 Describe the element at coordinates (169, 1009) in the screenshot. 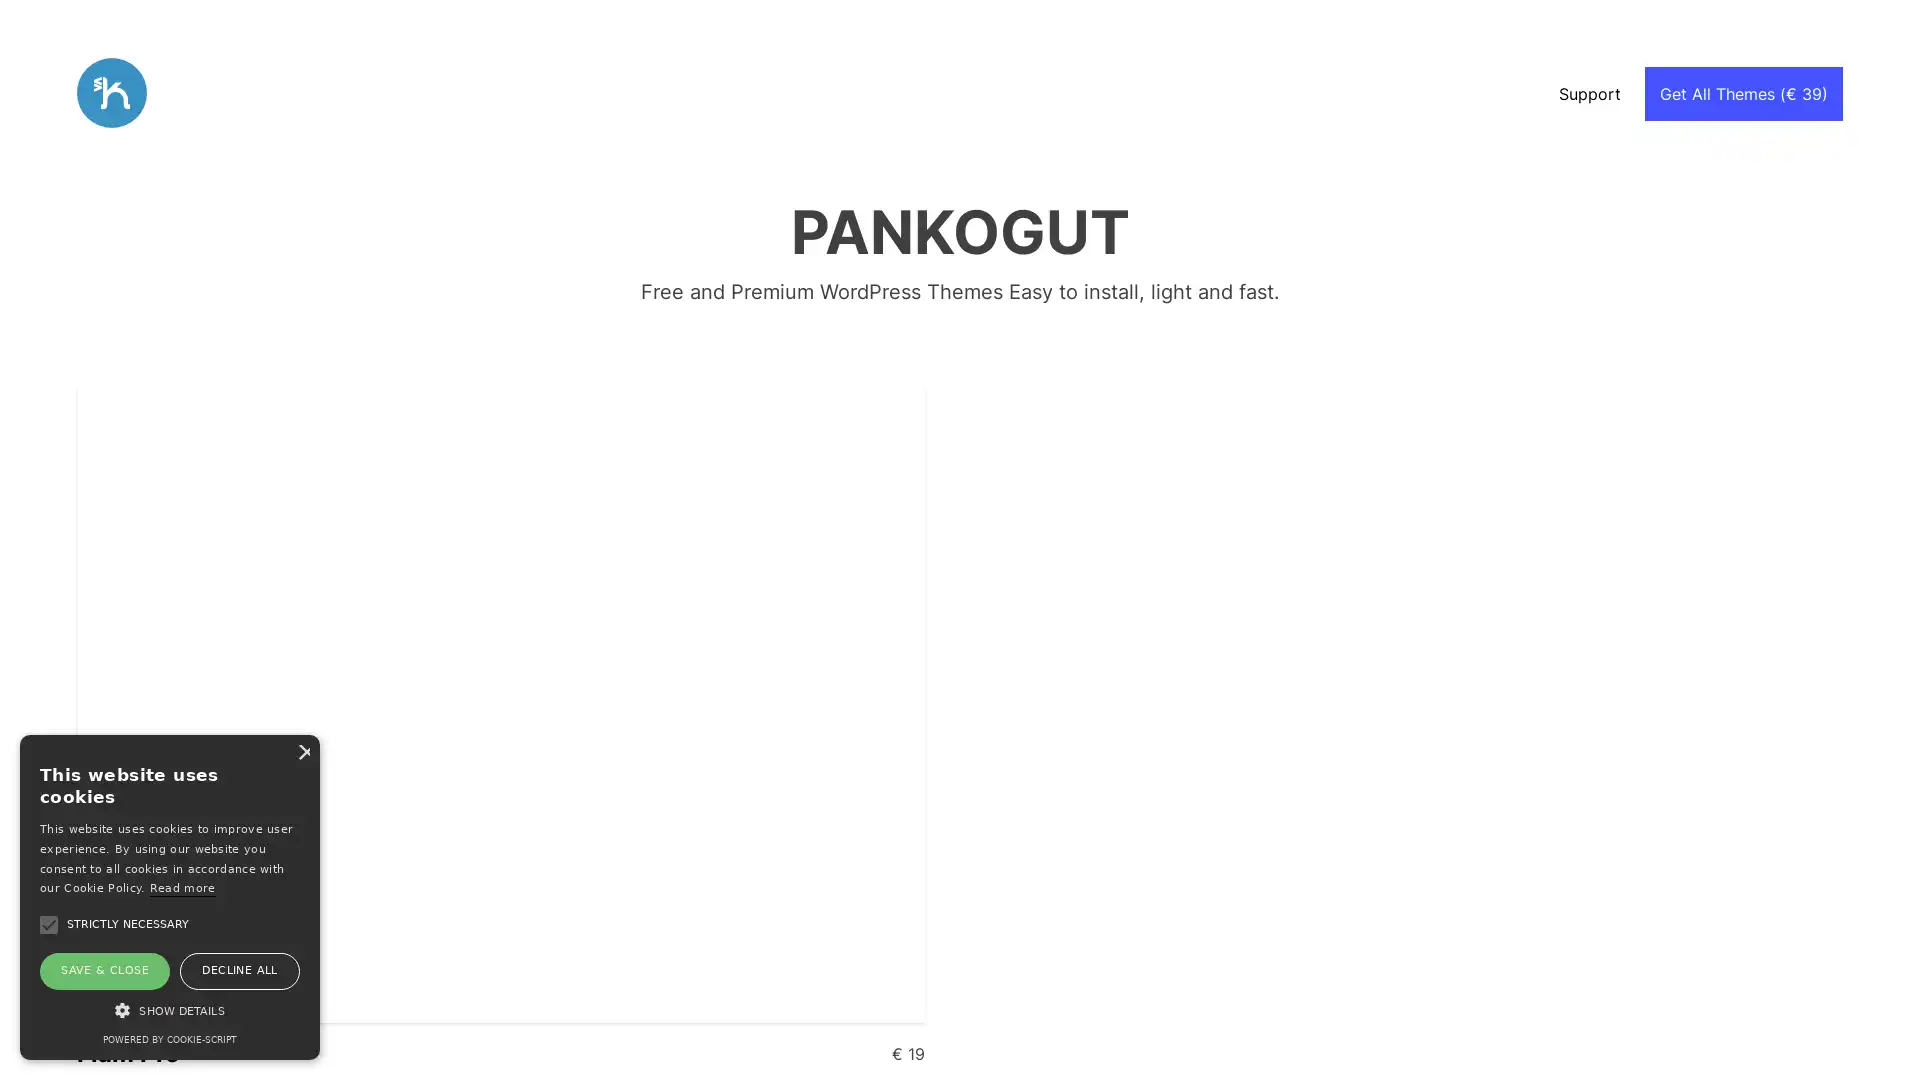

I see `SHOW DETAILS` at that location.